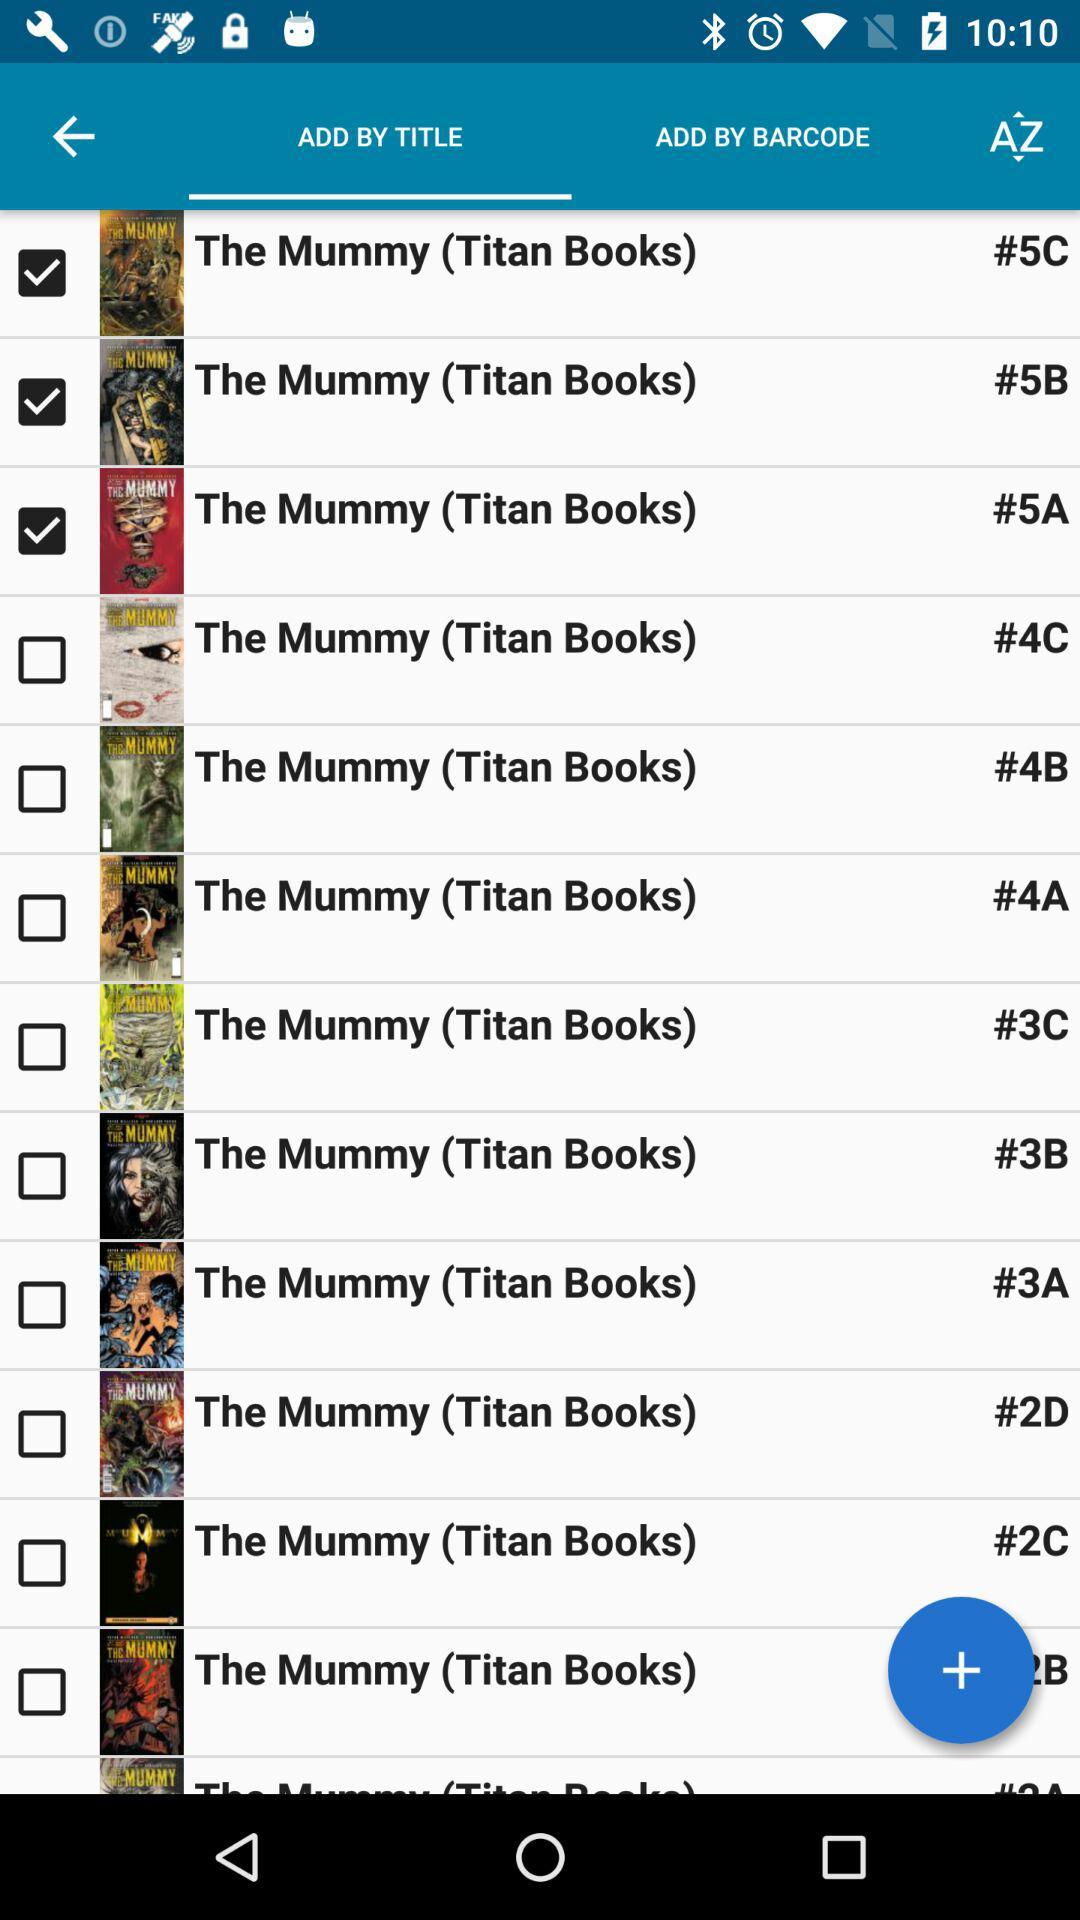 This screenshot has width=1080, height=1920. Describe the element at coordinates (48, 660) in the screenshot. I see `comic to collection` at that location.